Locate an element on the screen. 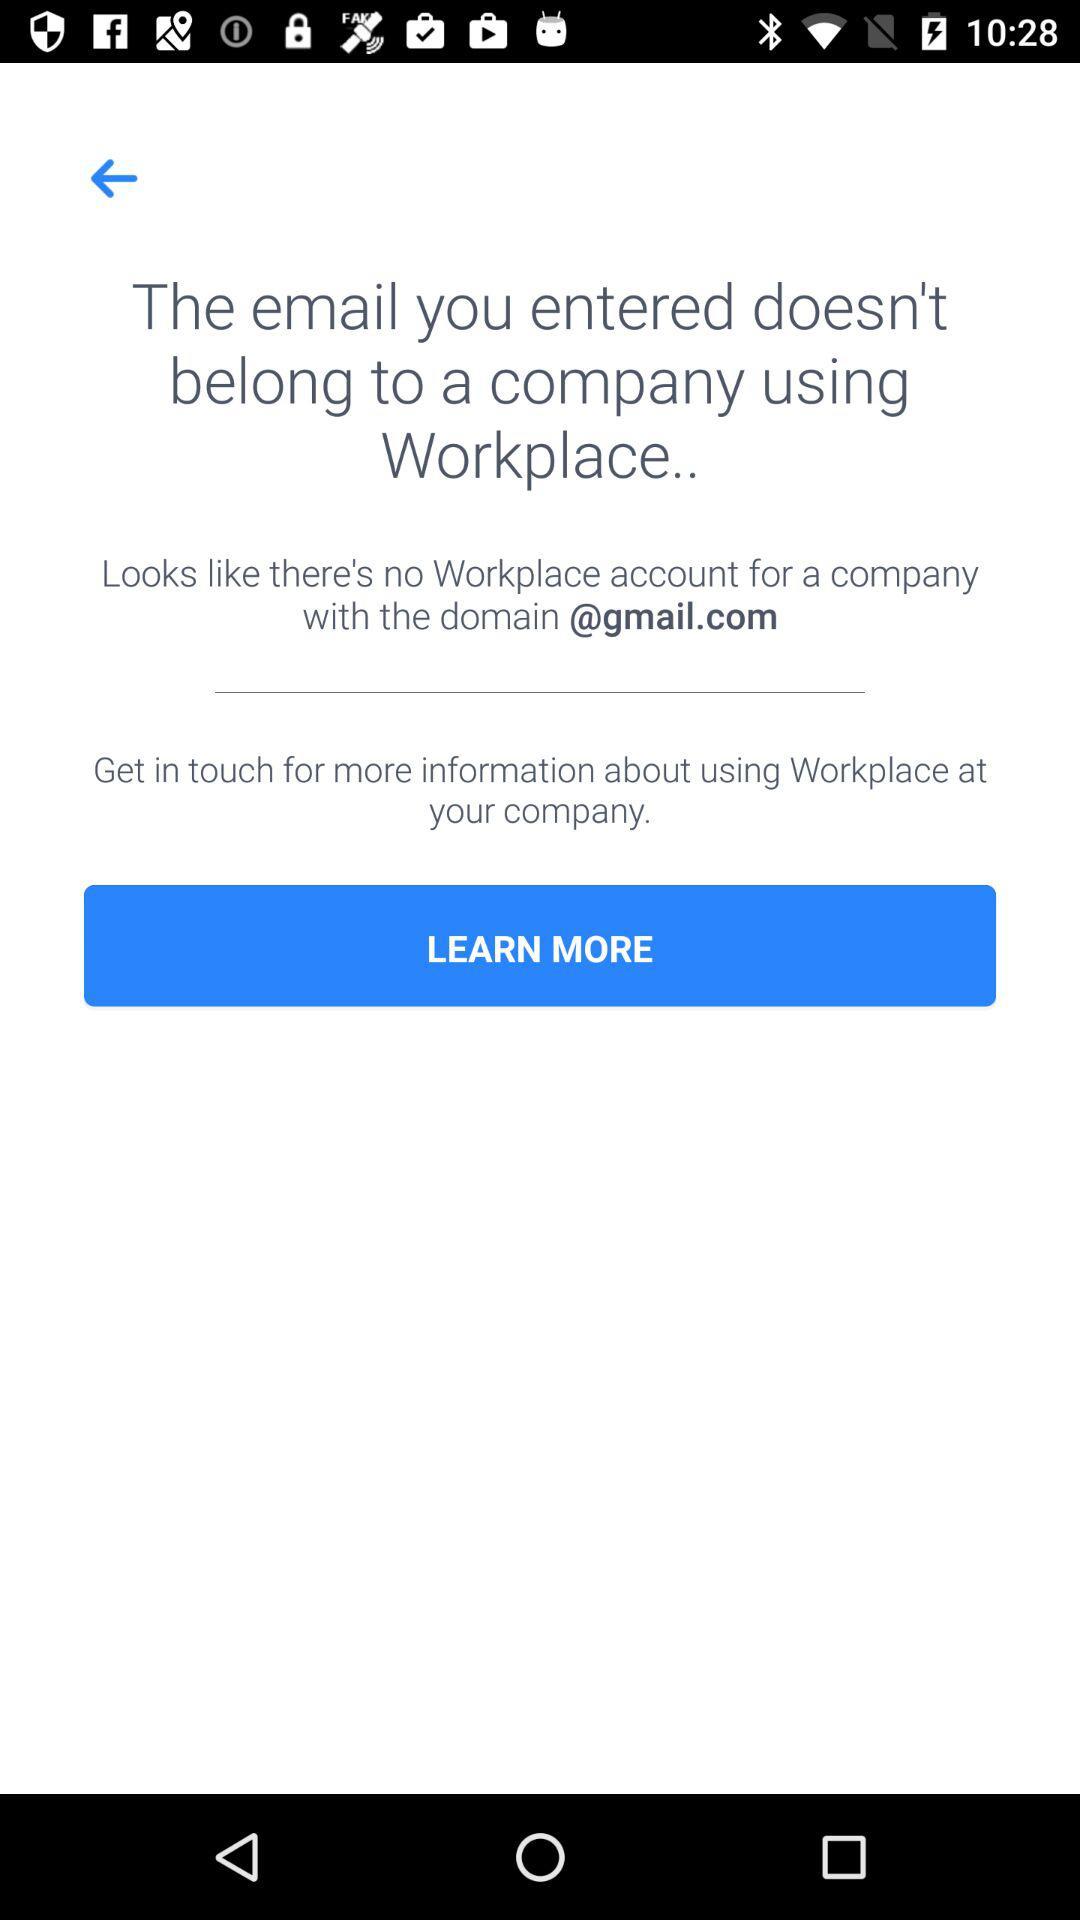 The image size is (1080, 1920). item below the get in touch is located at coordinates (540, 947).